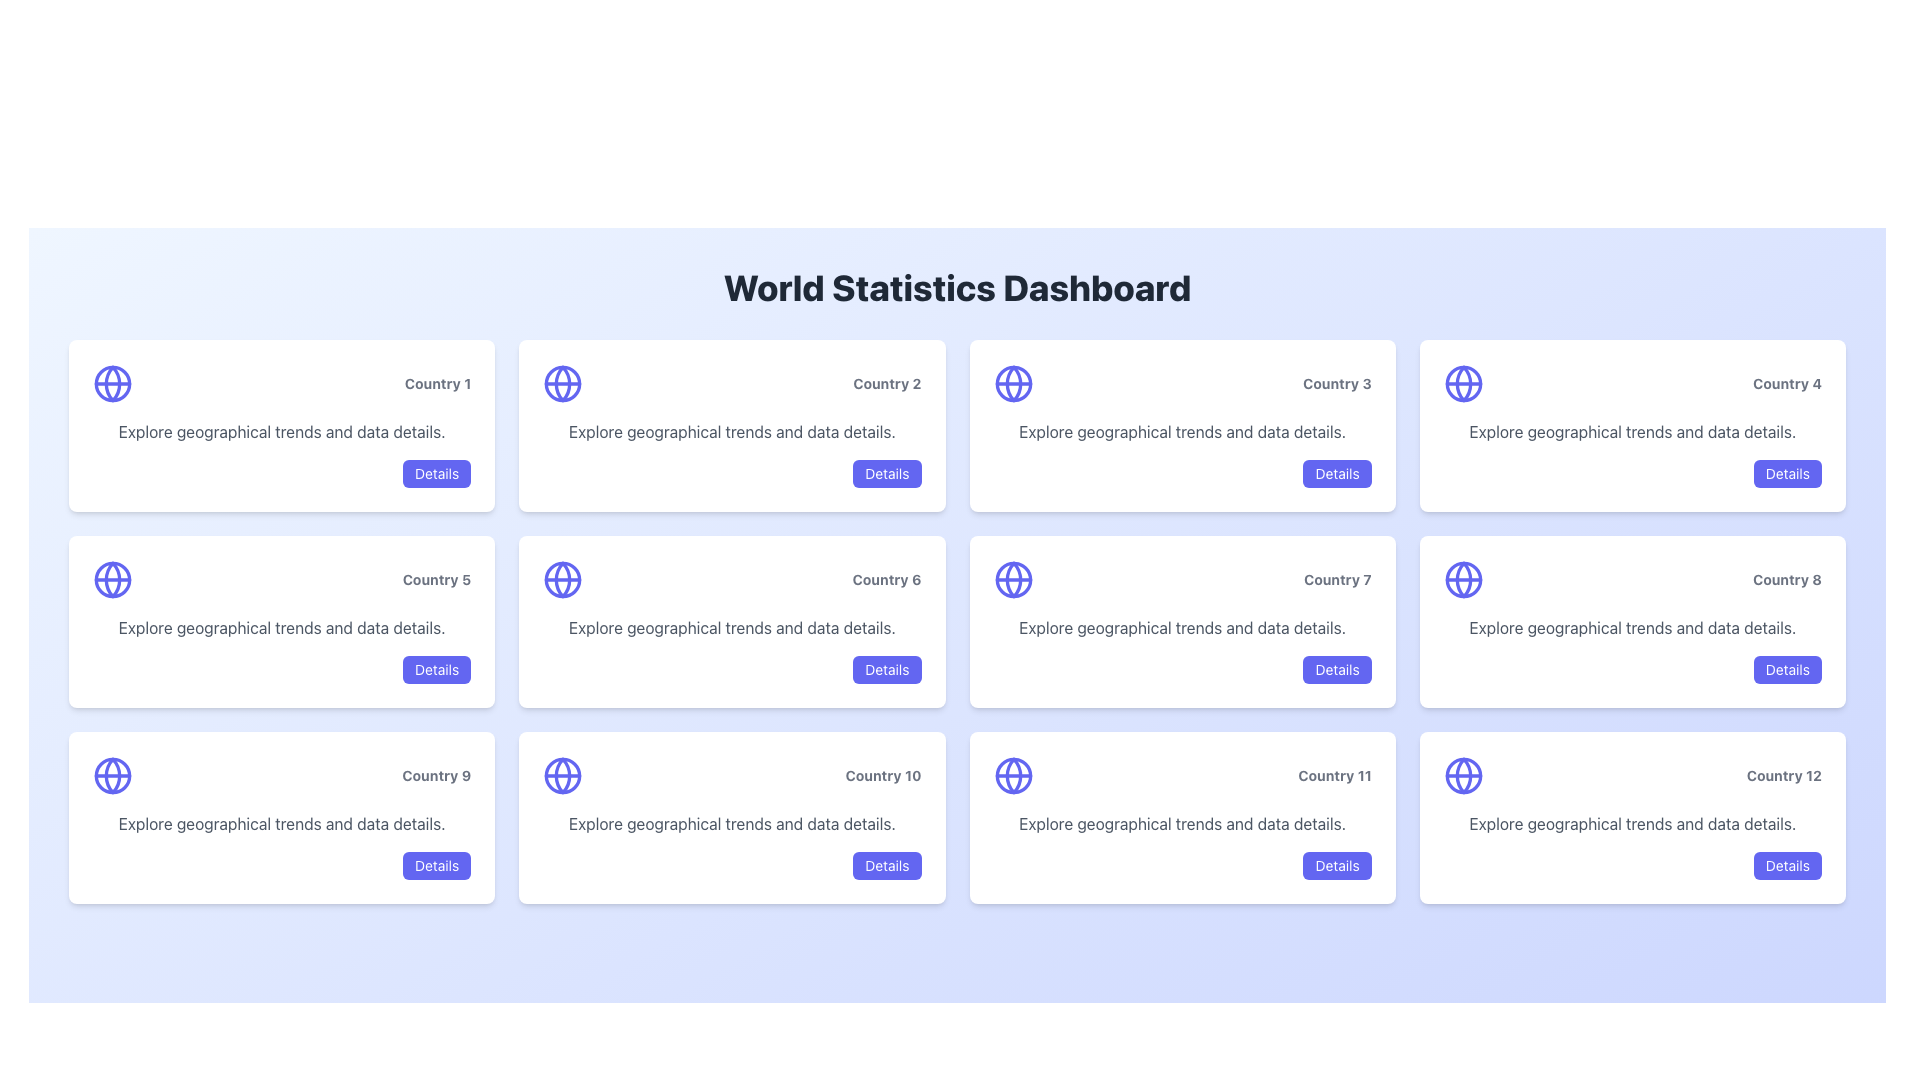  Describe the element at coordinates (1182, 424) in the screenshot. I see `the interactive card displaying information about 'Country 3'` at that location.